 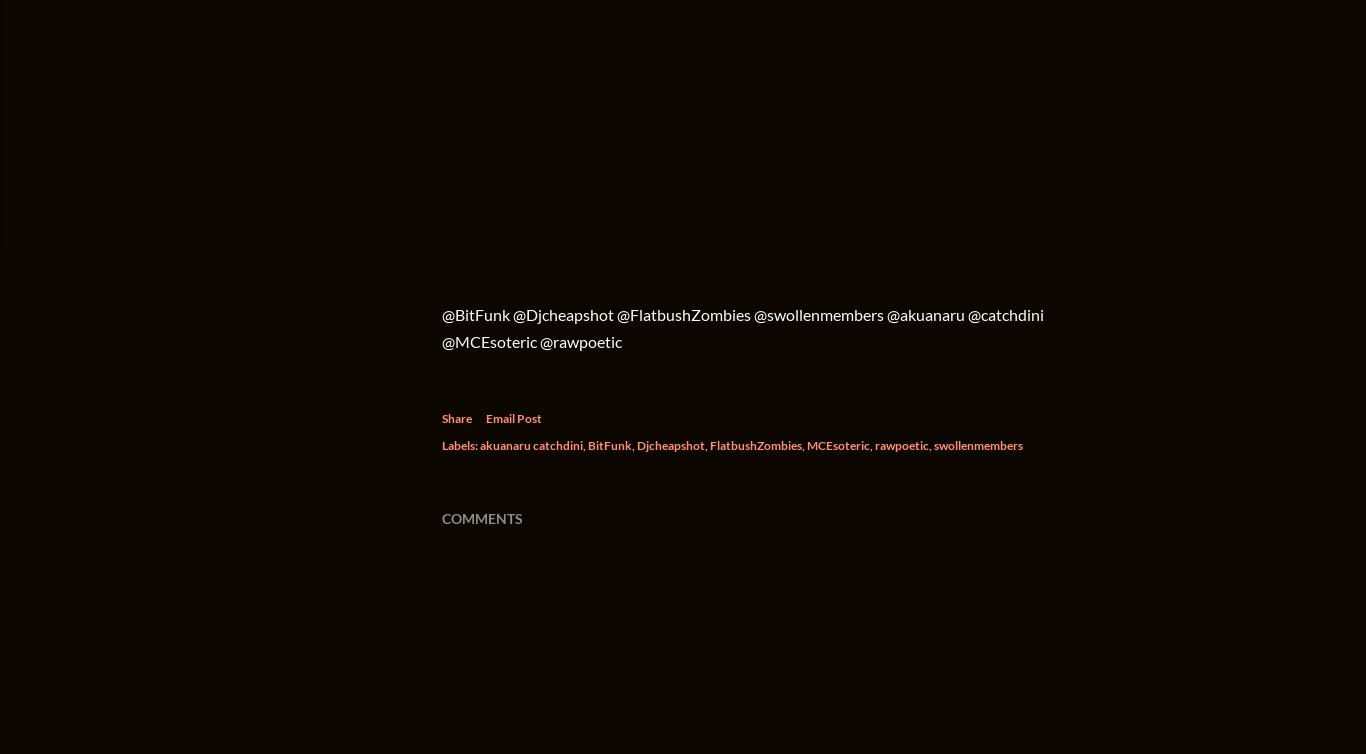 What do you see at coordinates (514, 417) in the screenshot?
I see `'Email Post'` at bounding box center [514, 417].